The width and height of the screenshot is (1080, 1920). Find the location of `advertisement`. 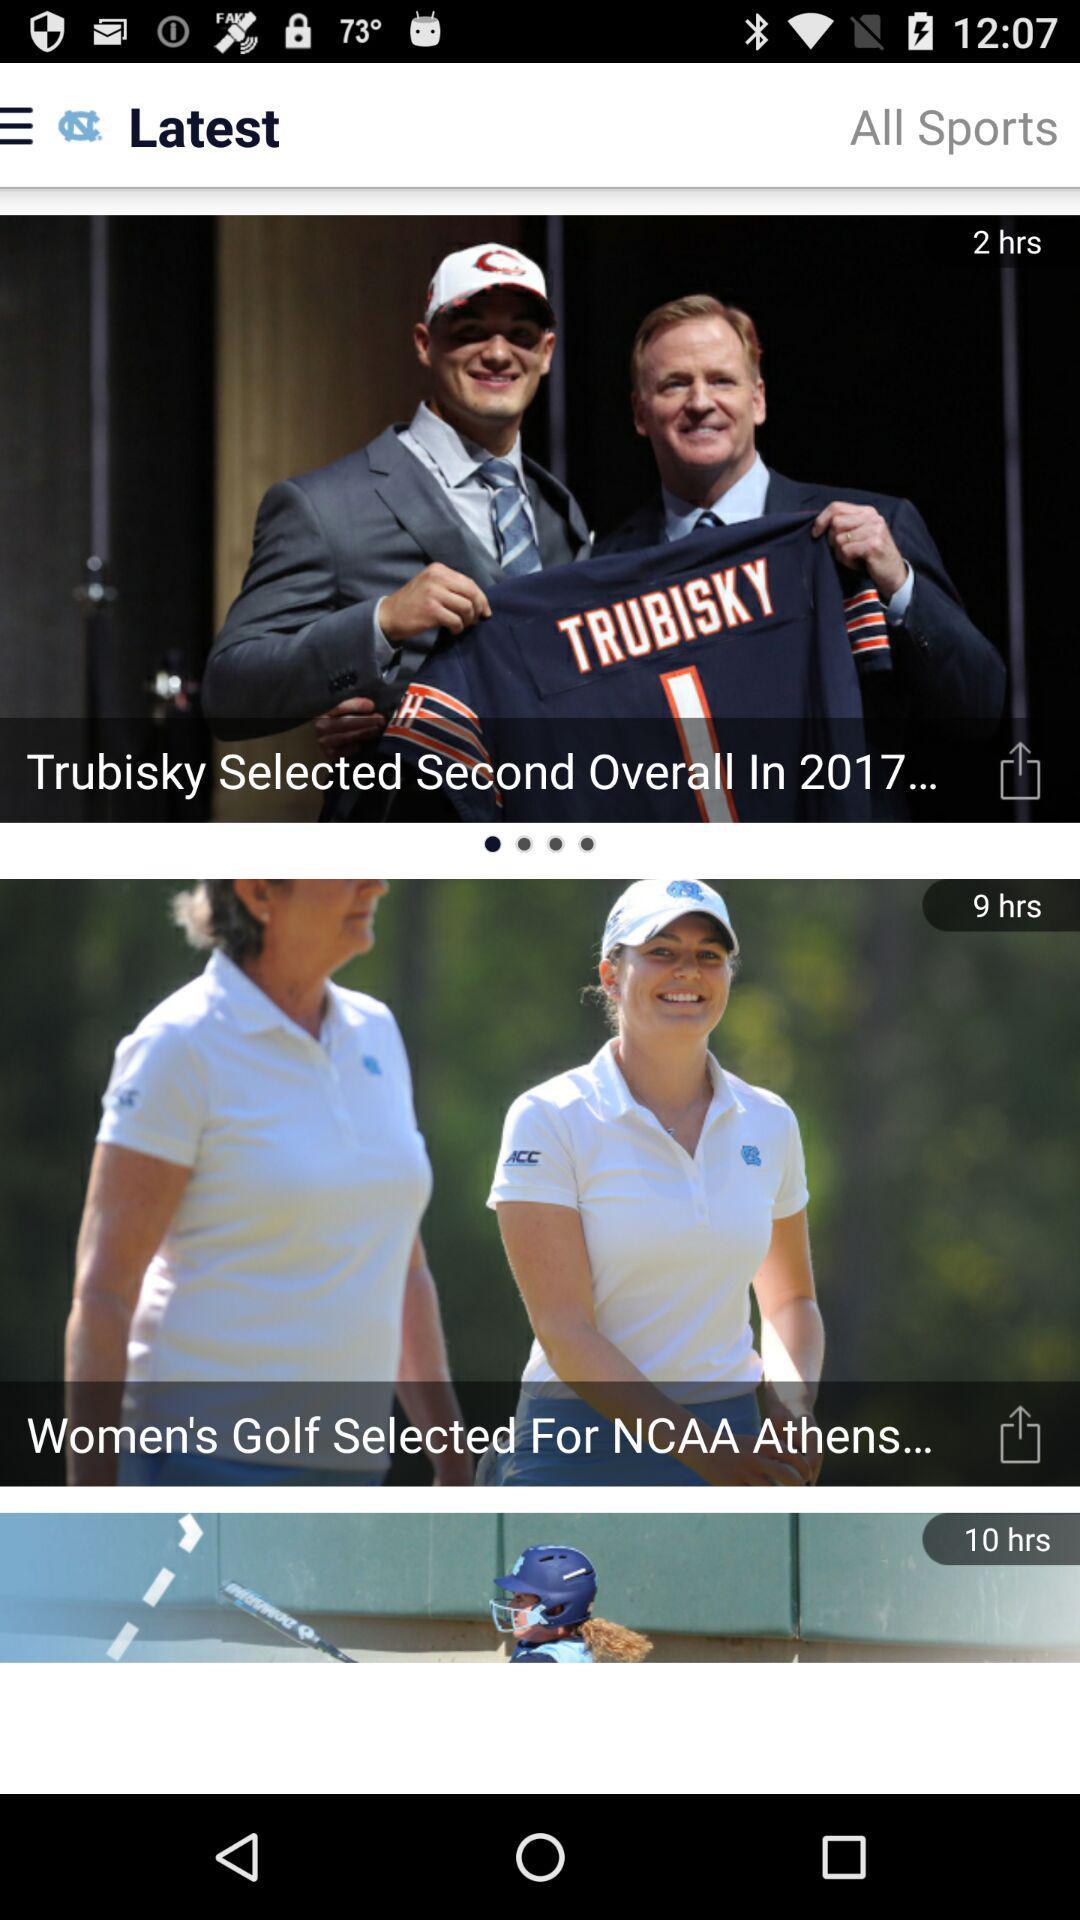

advertisement is located at coordinates (540, 1727).